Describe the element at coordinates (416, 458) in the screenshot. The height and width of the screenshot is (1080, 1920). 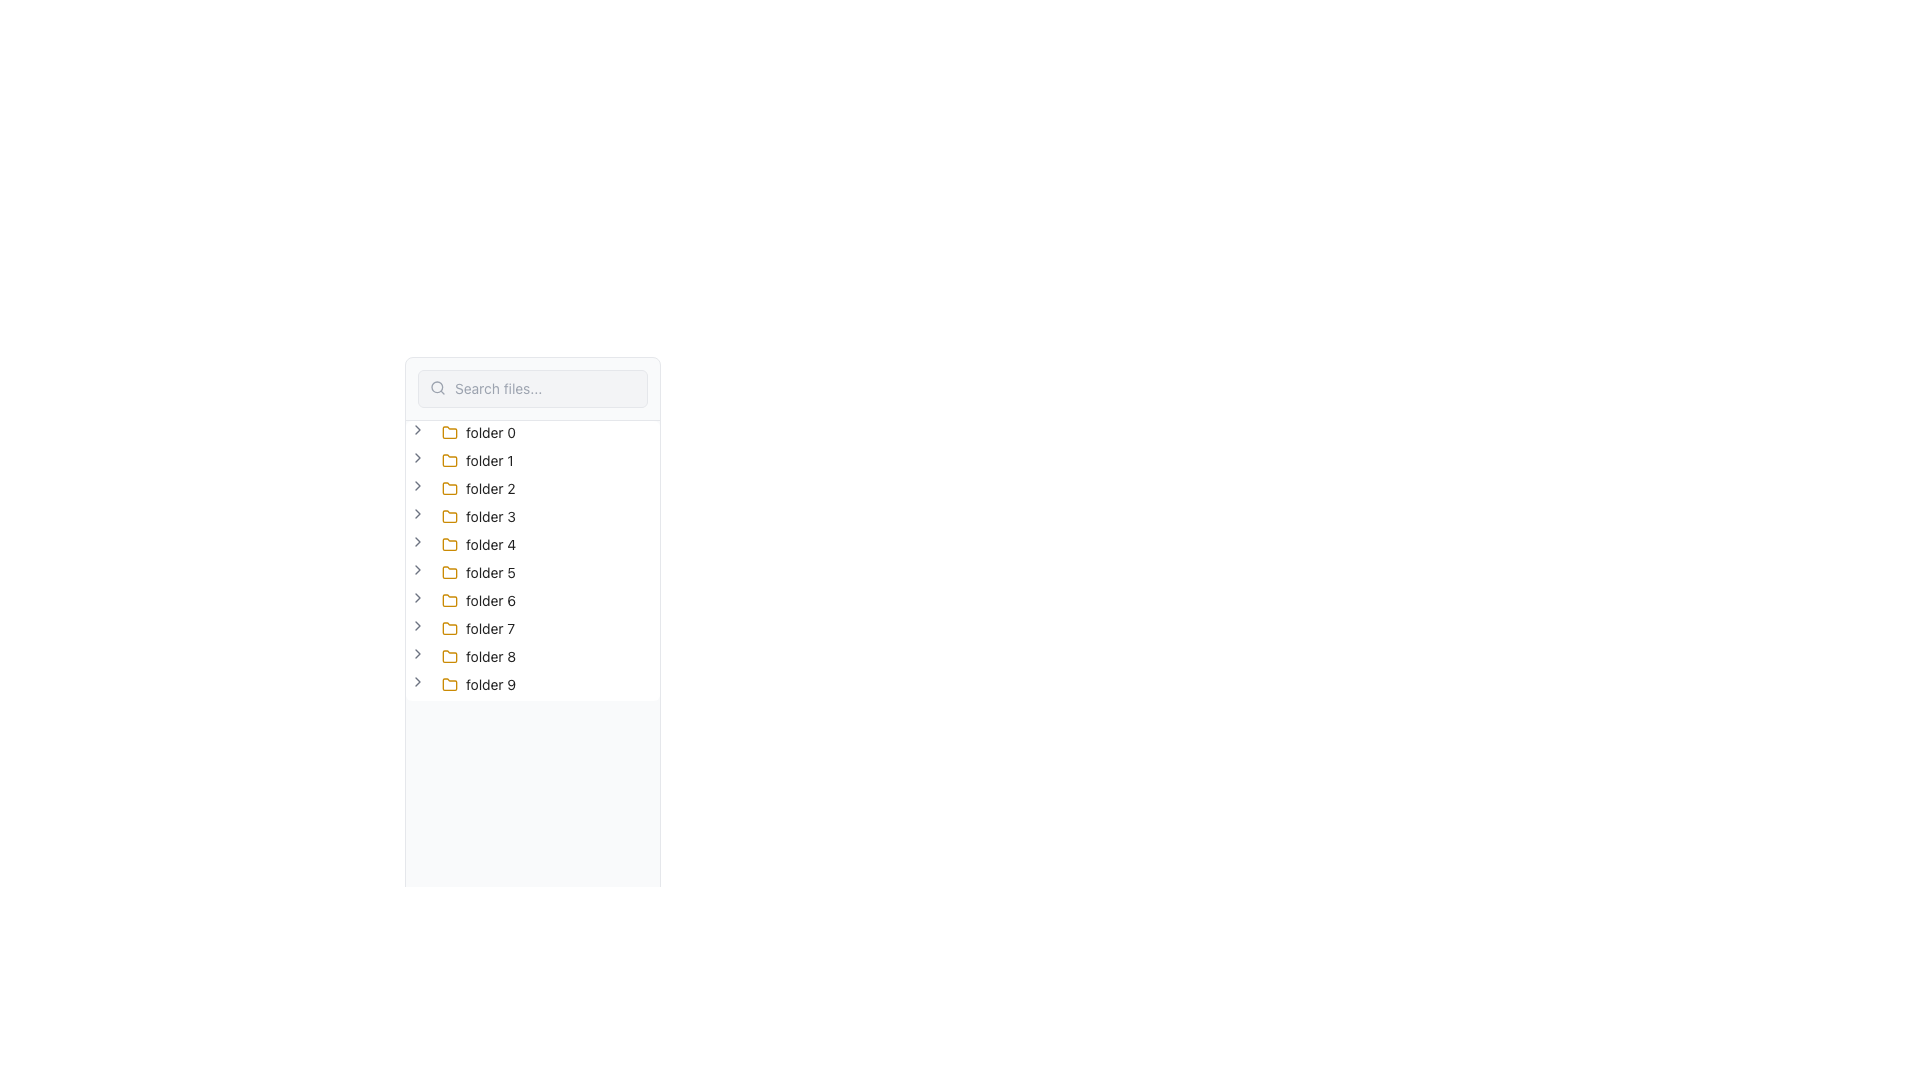
I see `the Chevron Arrow icon located to the left of the text label 'folder 1' in the second row of the collapsible tree structure to potentially trigger a tooltip or highlight the folder` at that location.